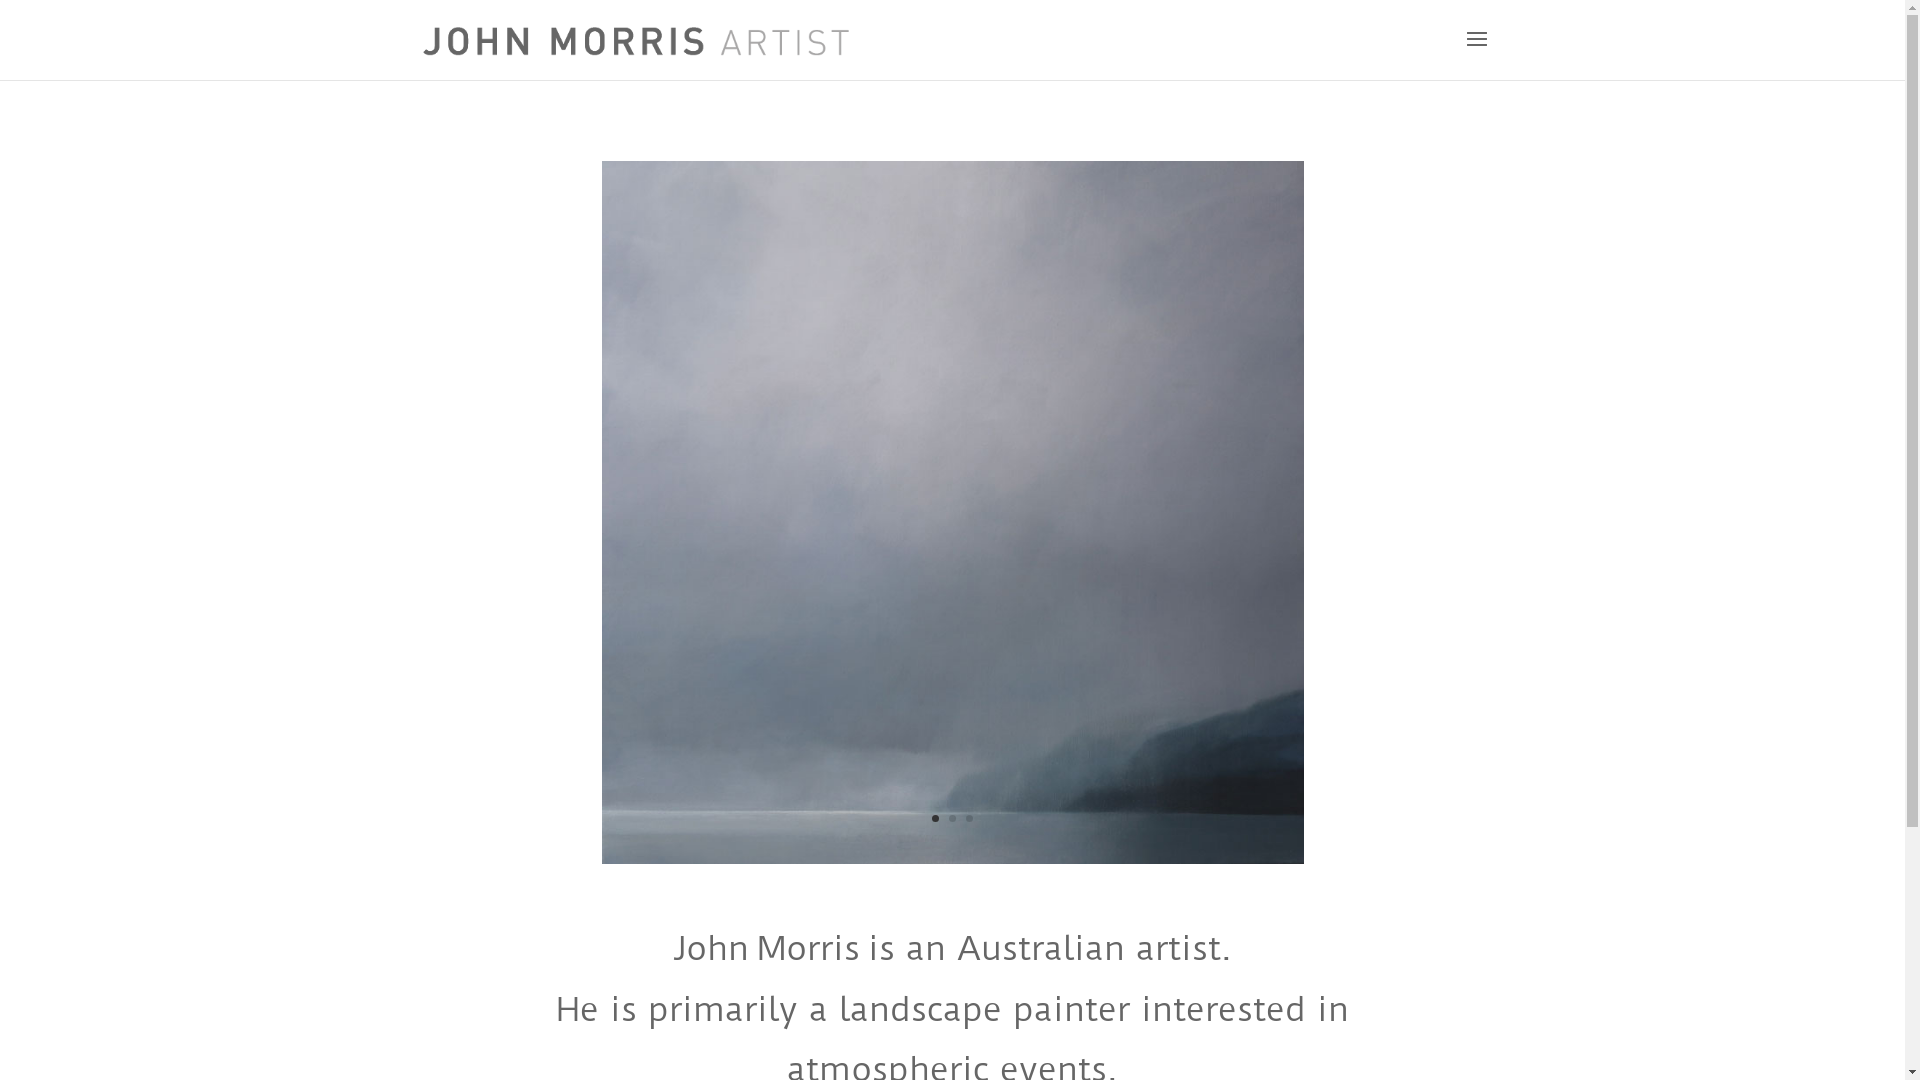 The width and height of the screenshot is (1920, 1080). What do you see at coordinates (952, 856) in the screenshot?
I see `'Southern-Coast-102x102cm-oil-on-linen-2021-22-'` at bounding box center [952, 856].